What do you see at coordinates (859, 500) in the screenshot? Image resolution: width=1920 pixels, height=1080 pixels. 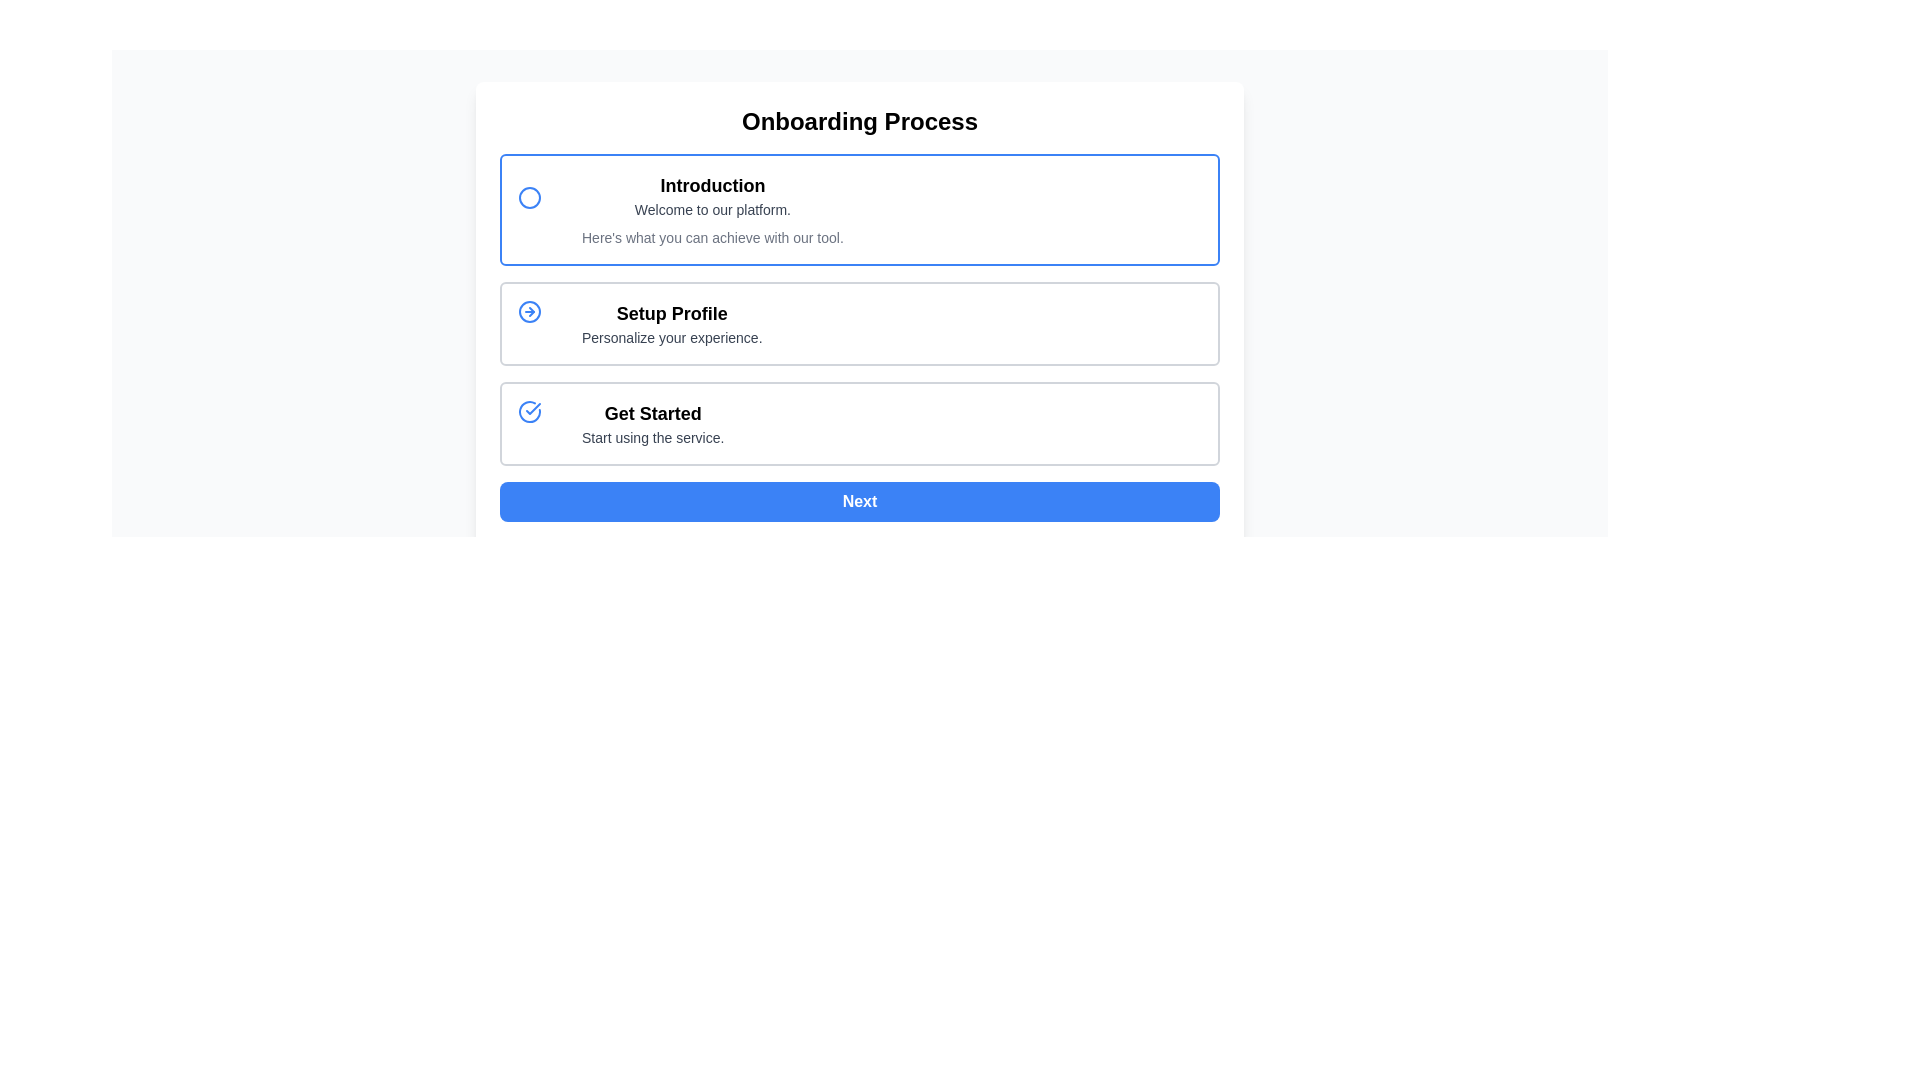 I see `the onboarding process button located at the bottom of the interface to observe the hover effect, which includes a color change` at bounding box center [859, 500].